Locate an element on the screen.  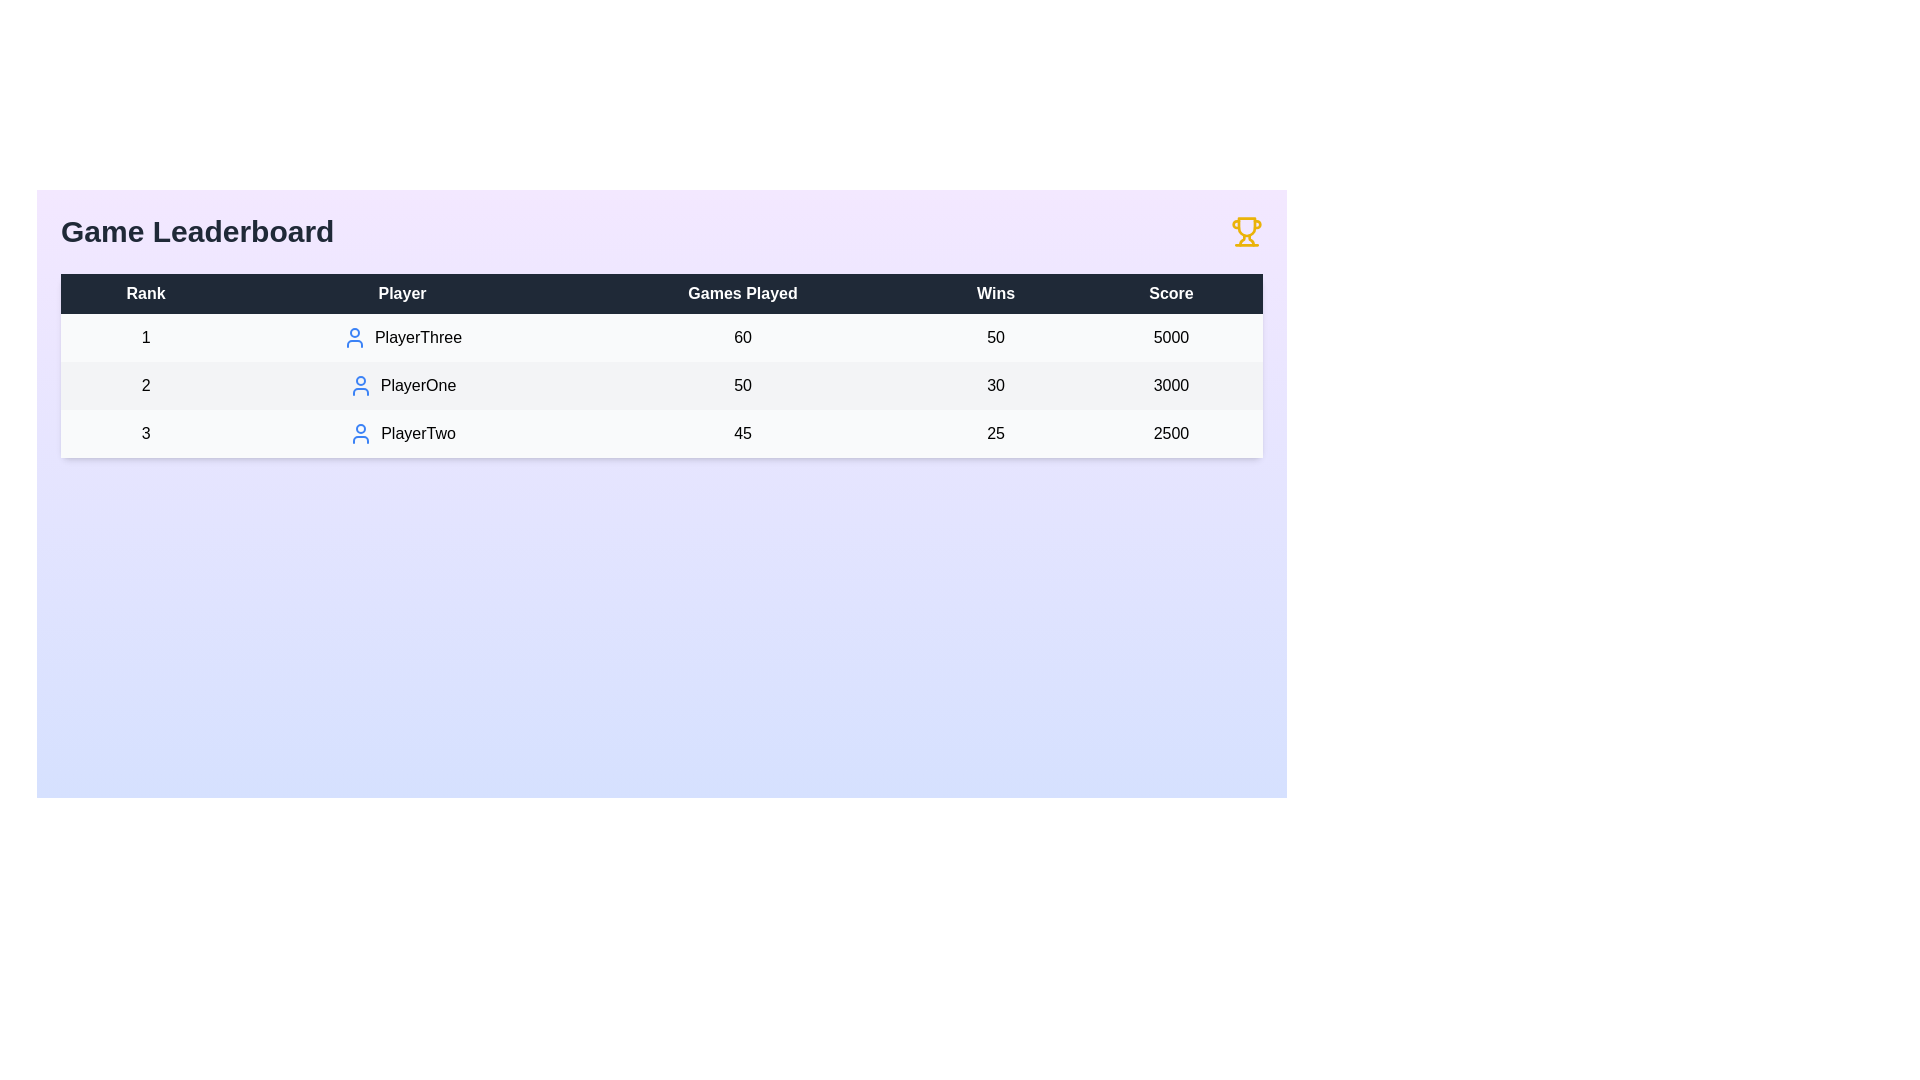
the trophy icon representing achievements in the Game Leaderboard component, located in the upper-right corner is located at coordinates (1246, 230).